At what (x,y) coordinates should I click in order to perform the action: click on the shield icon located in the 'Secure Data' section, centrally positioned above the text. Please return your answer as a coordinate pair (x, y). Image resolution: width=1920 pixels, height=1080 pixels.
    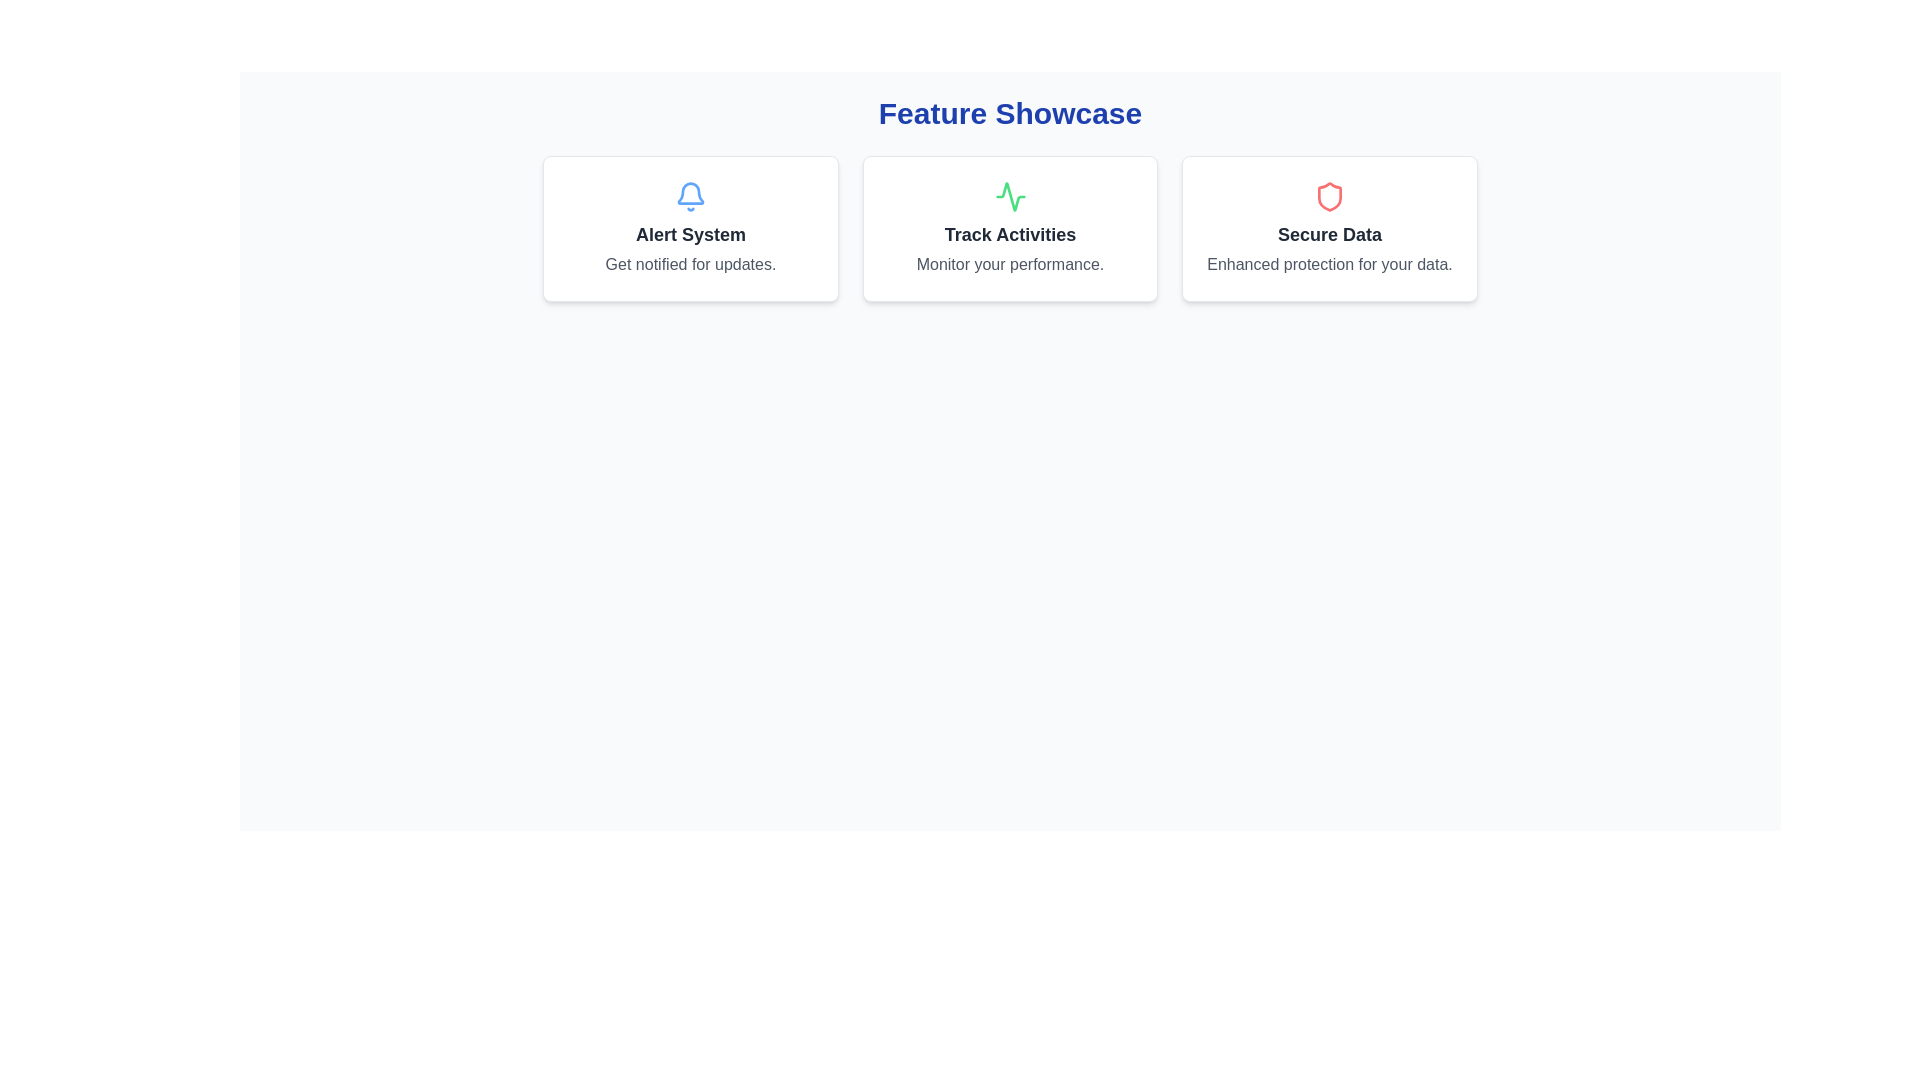
    Looking at the image, I should click on (1329, 196).